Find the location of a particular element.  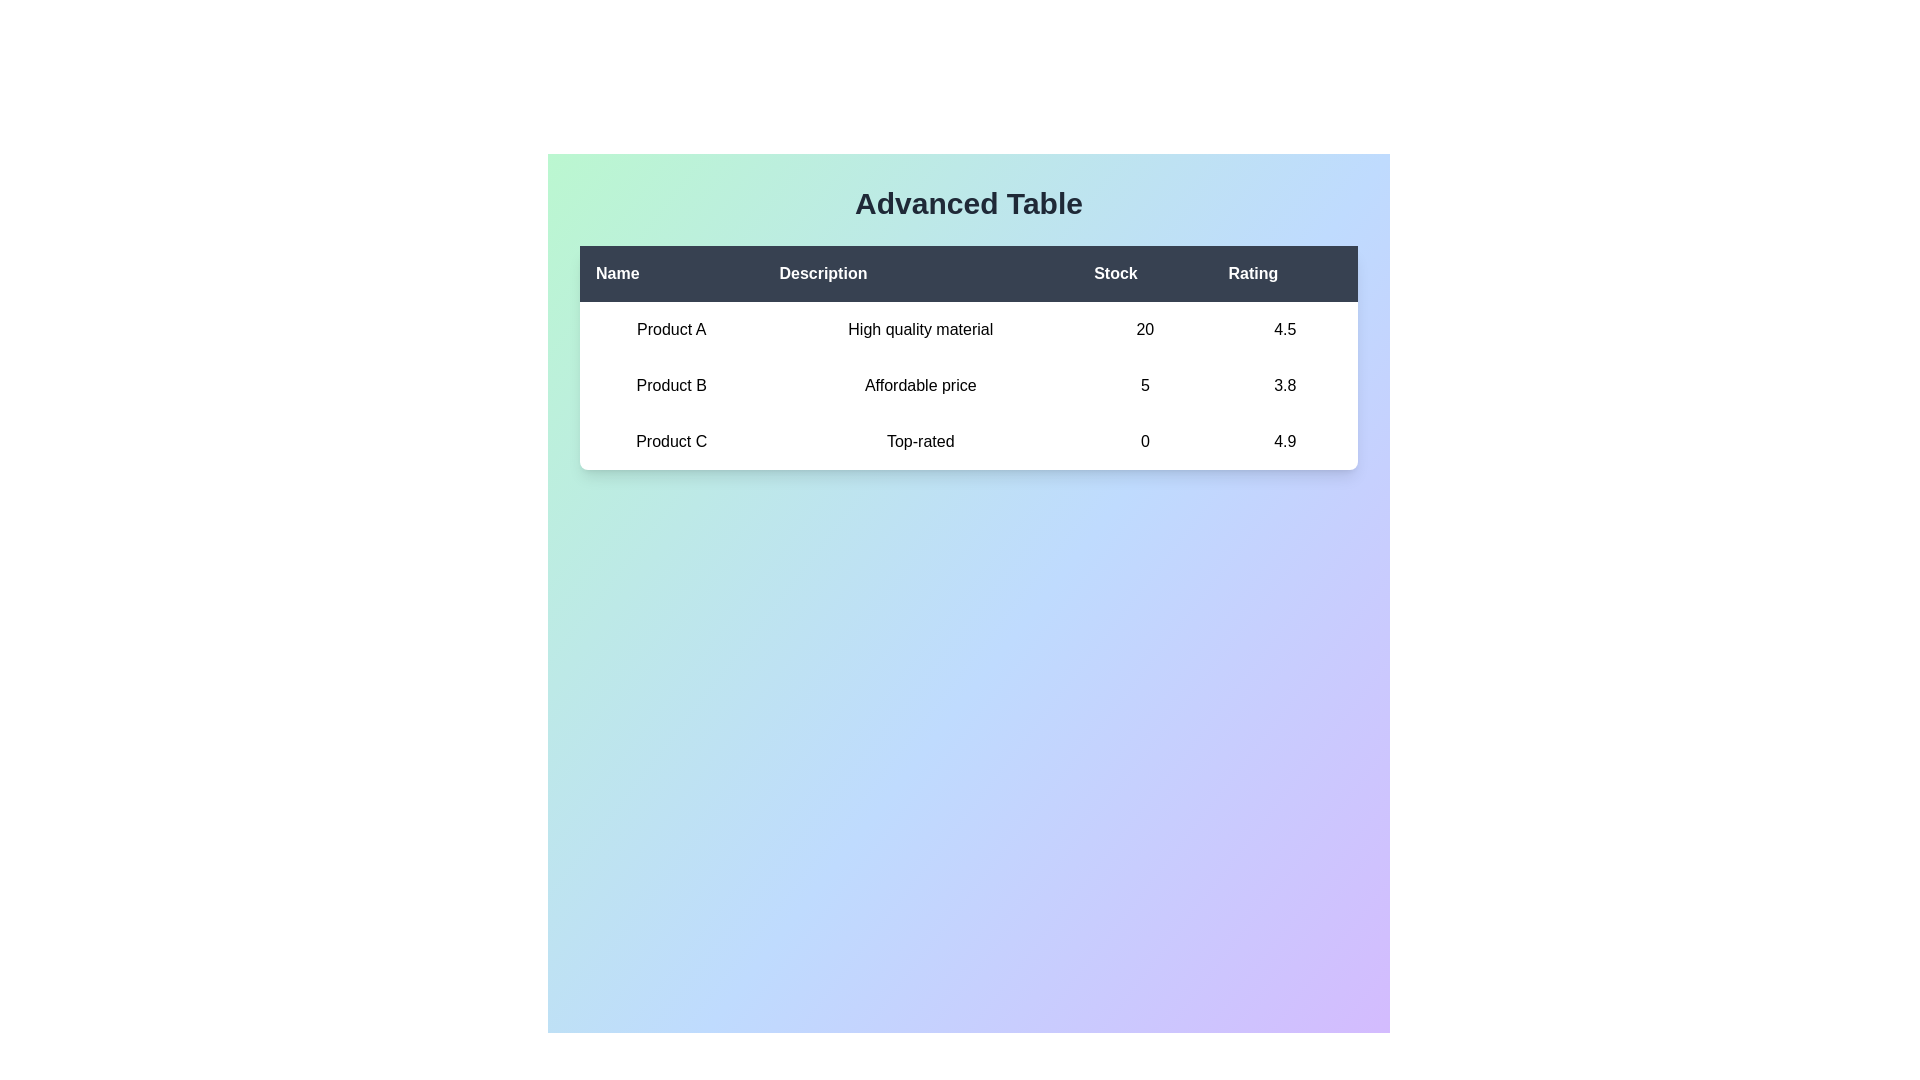

the 'Stock' text label in the table header is located at coordinates (1145, 273).